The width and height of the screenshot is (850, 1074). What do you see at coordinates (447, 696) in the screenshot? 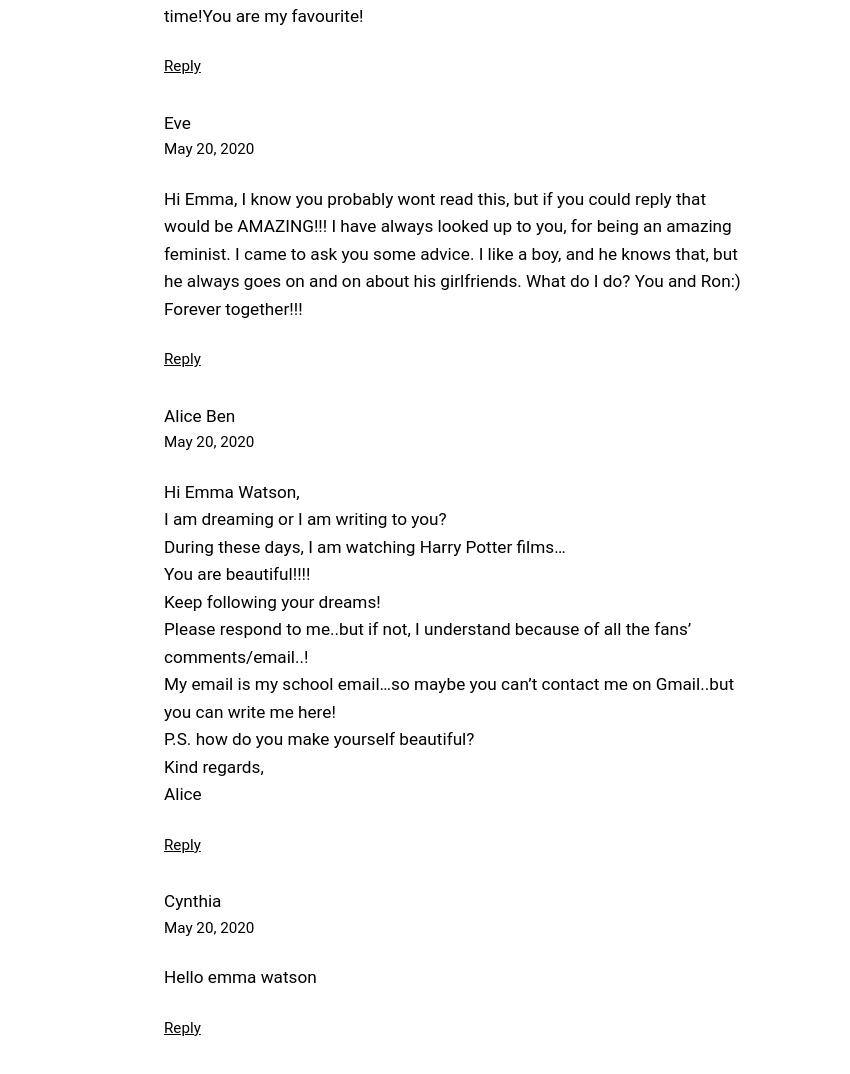
I see `'My email is my school email…so maybe you can’t contact me on Gmail..but you can write me here!'` at bounding box center [447, 696].